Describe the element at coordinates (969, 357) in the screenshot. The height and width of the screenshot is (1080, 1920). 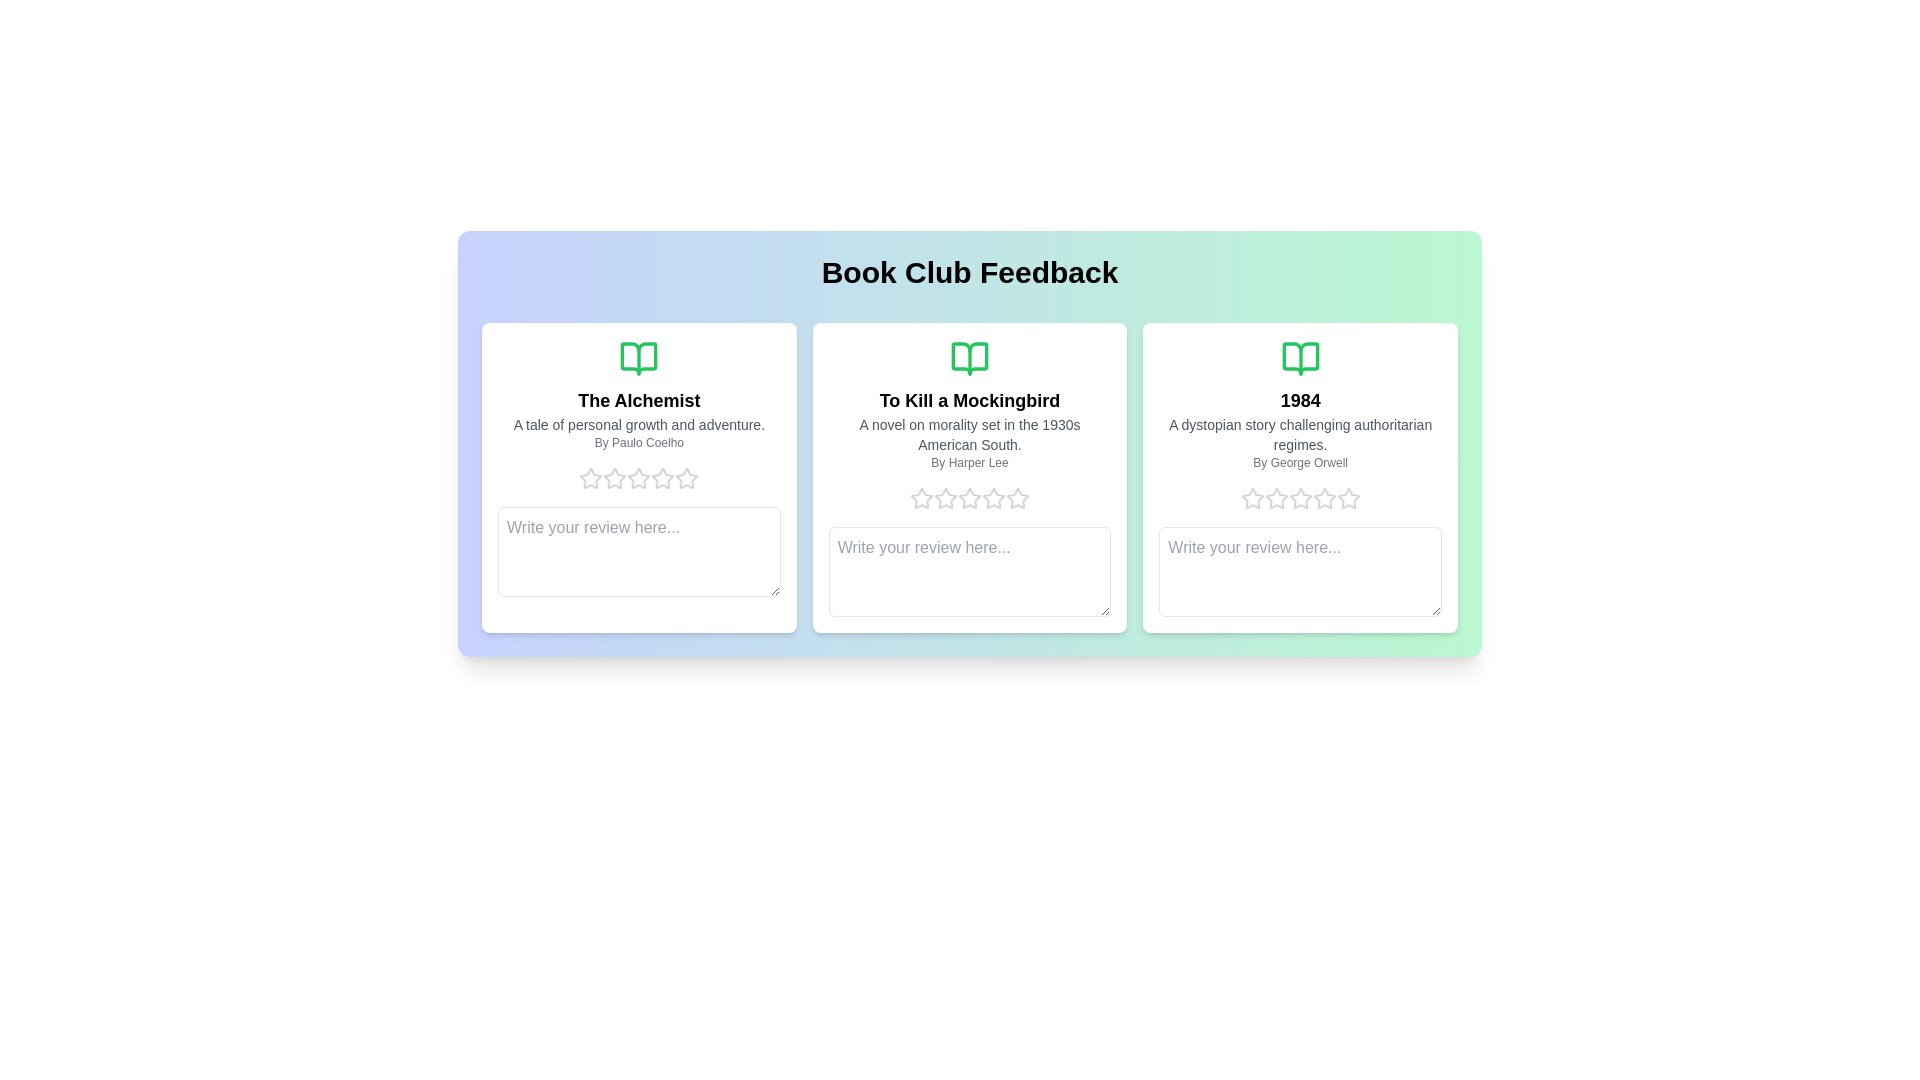
I see `the decorative Vector icon representing books or reading, located above the title 'To Kill a Mockingbird' in the middle card of a horizontally aligned list of three cards` at that location.